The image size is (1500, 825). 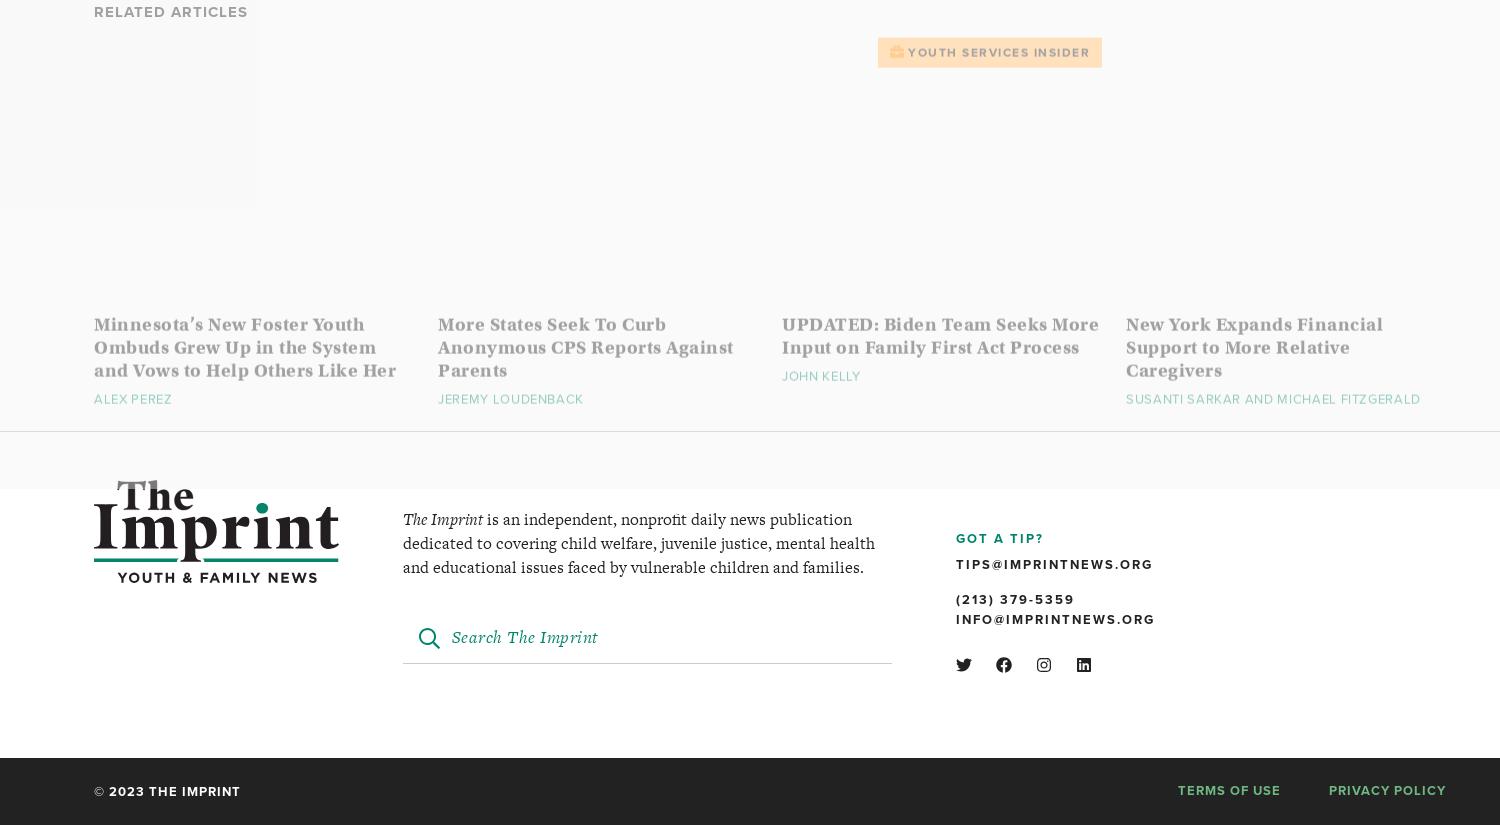 I want to click on 'Privacy Policy', so click(x=1387, y=790).